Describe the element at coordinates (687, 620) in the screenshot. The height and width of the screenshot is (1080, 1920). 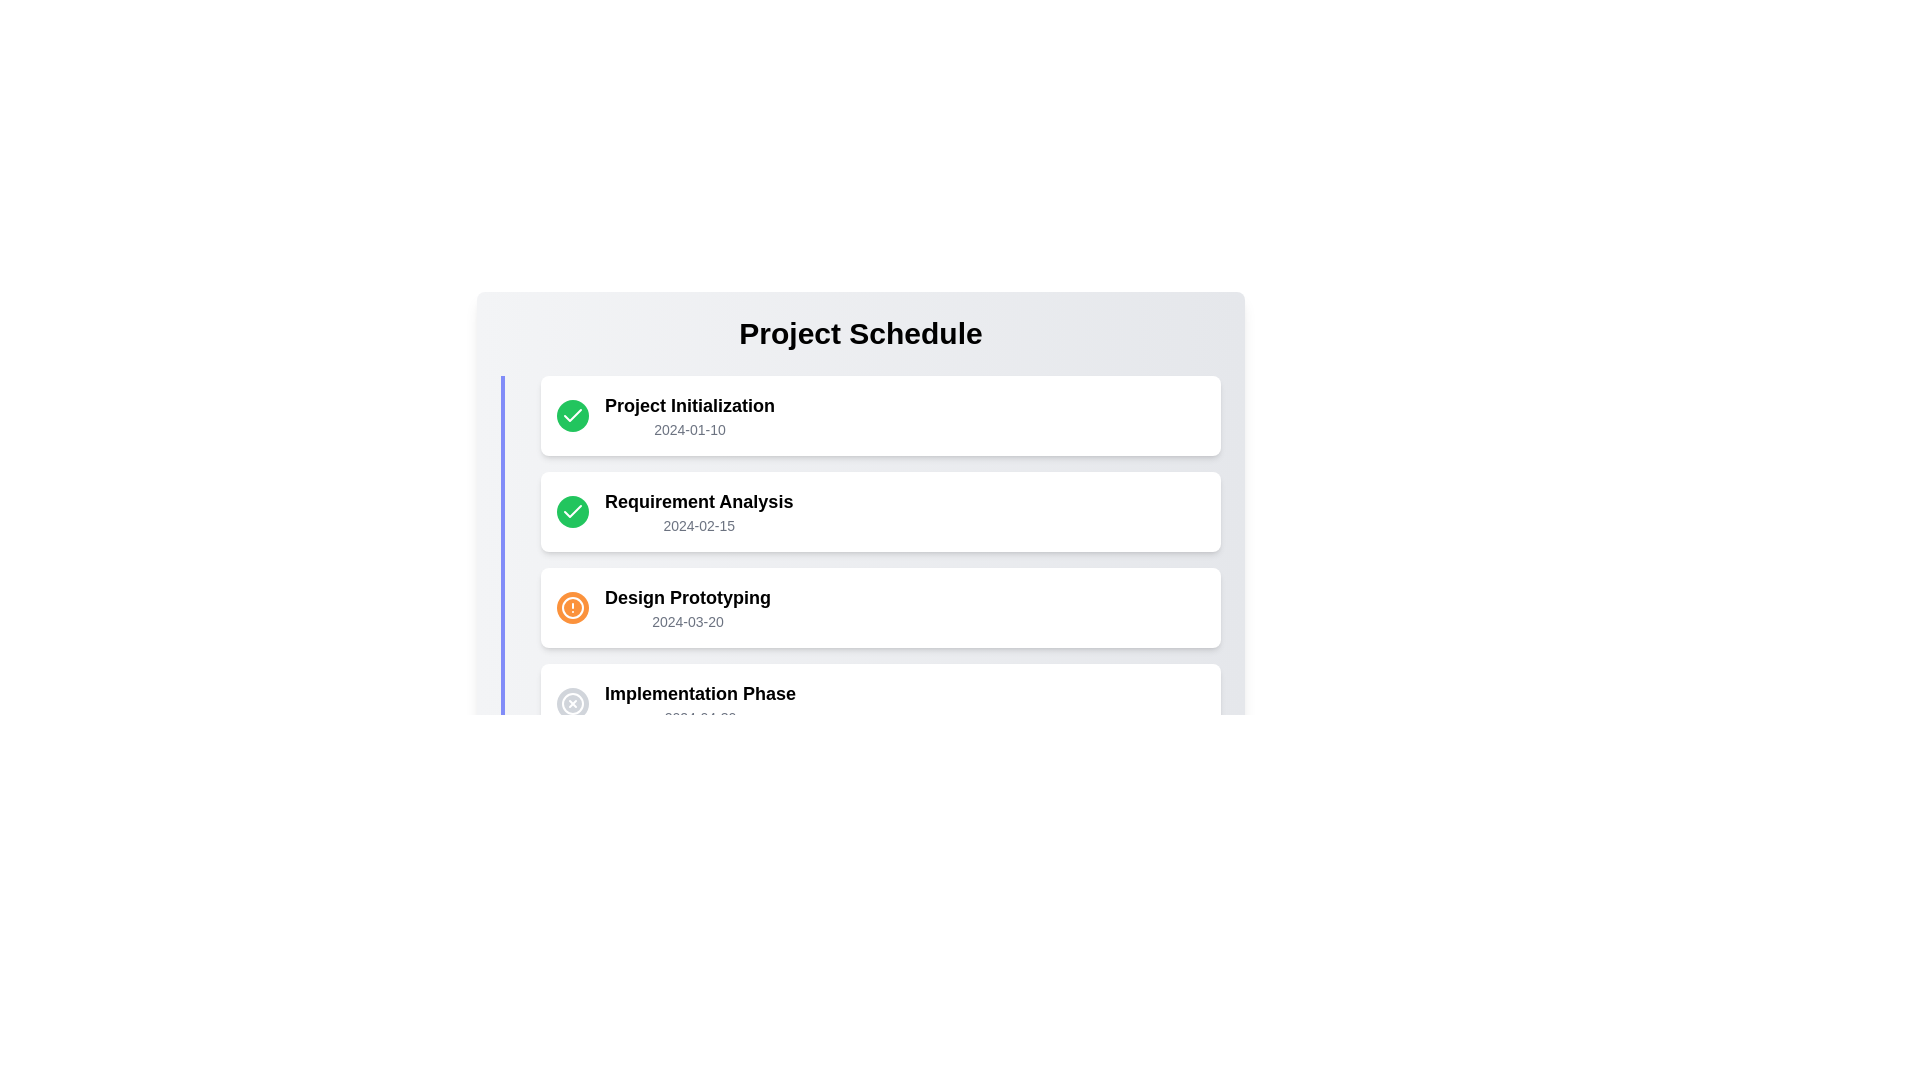
I see `date information displayed in the text label indicating '2024-03-20', which is located below the title 'Design Prototyping' in the project schedule layout` at that location.